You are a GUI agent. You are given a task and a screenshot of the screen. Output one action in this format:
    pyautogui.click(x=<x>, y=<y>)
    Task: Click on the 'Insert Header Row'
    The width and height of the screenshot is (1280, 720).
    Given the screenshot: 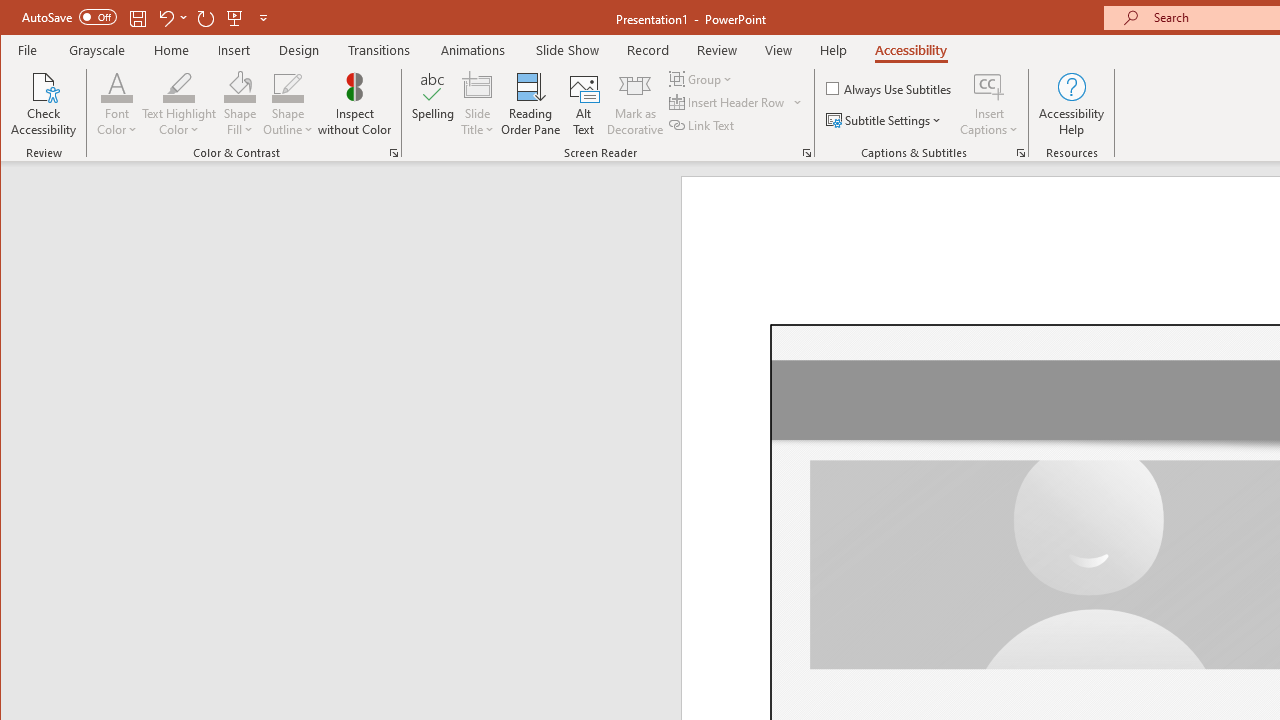 What is the action you would take?
    pyautogui.click(x=735, y=102)
    